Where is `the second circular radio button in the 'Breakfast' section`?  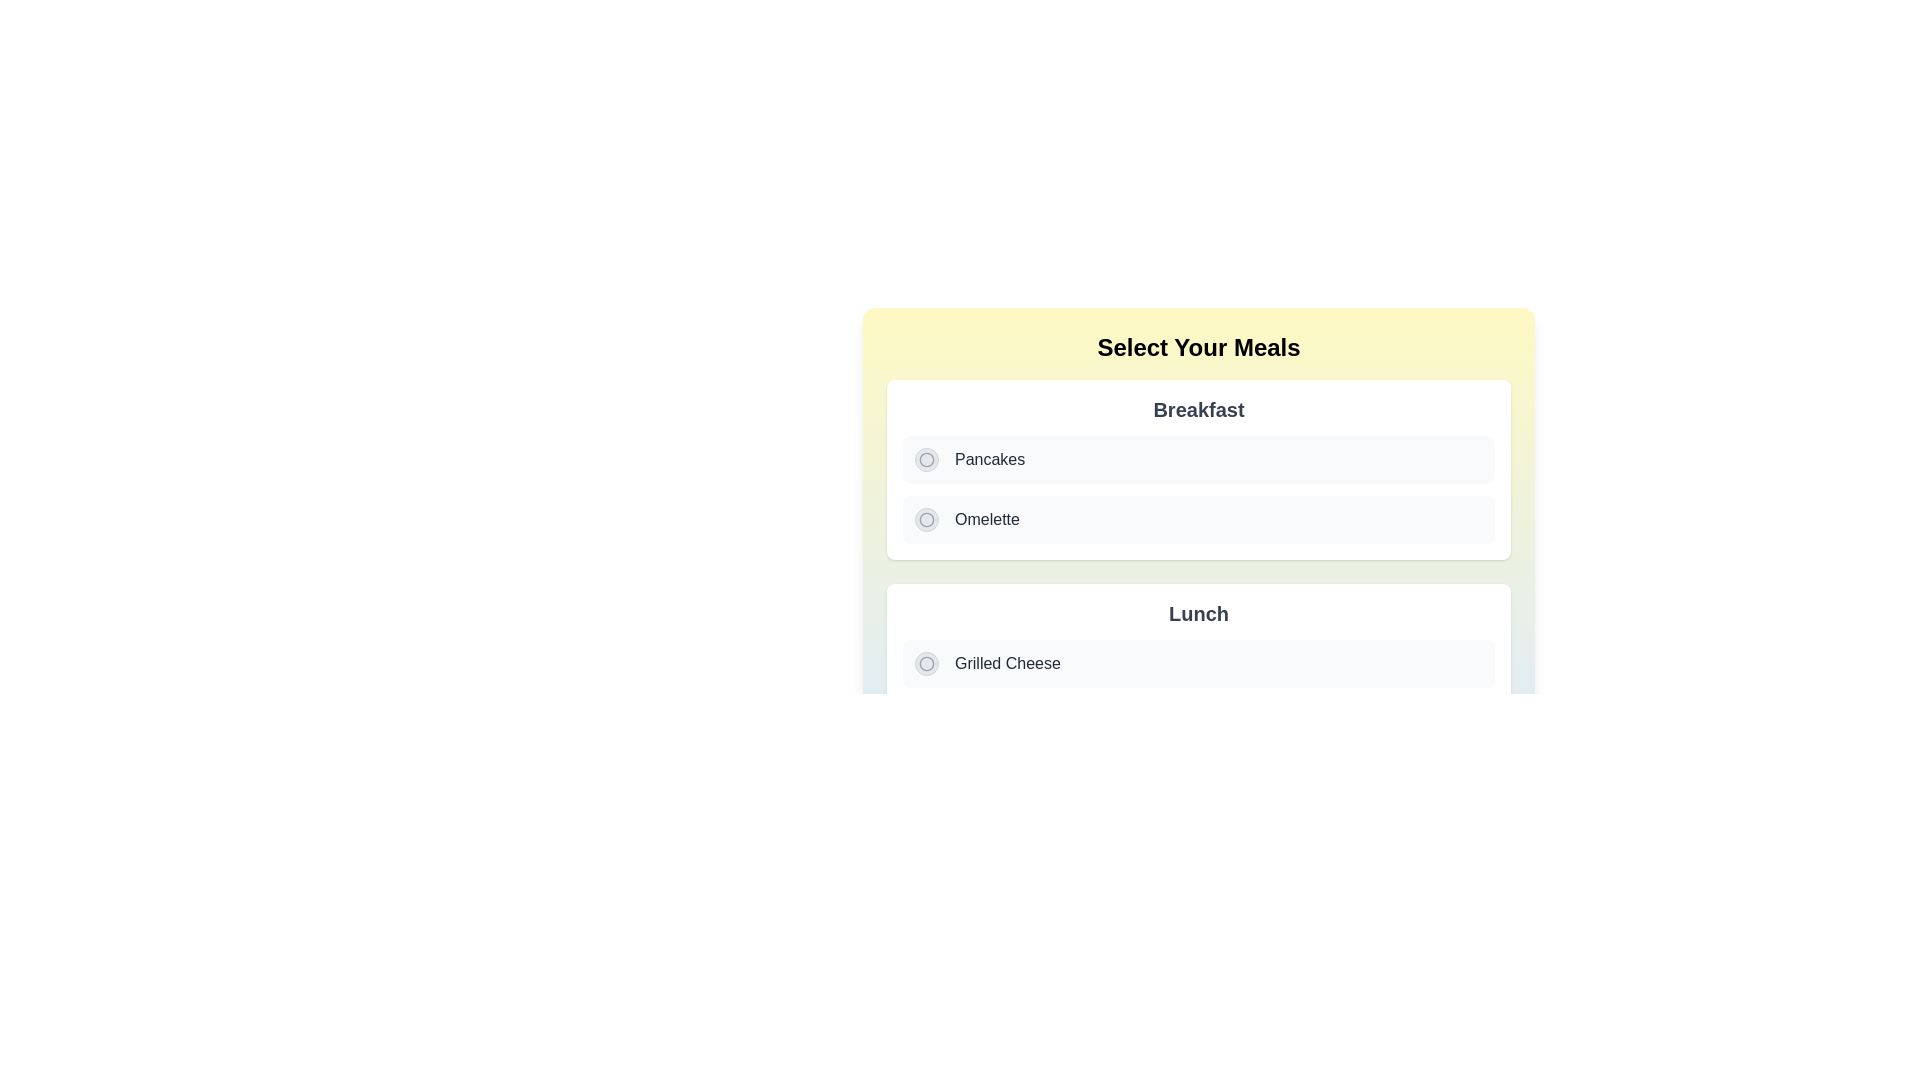 the second circular radio button in the 'Breakfast' section is located at coordinates (925, 519).